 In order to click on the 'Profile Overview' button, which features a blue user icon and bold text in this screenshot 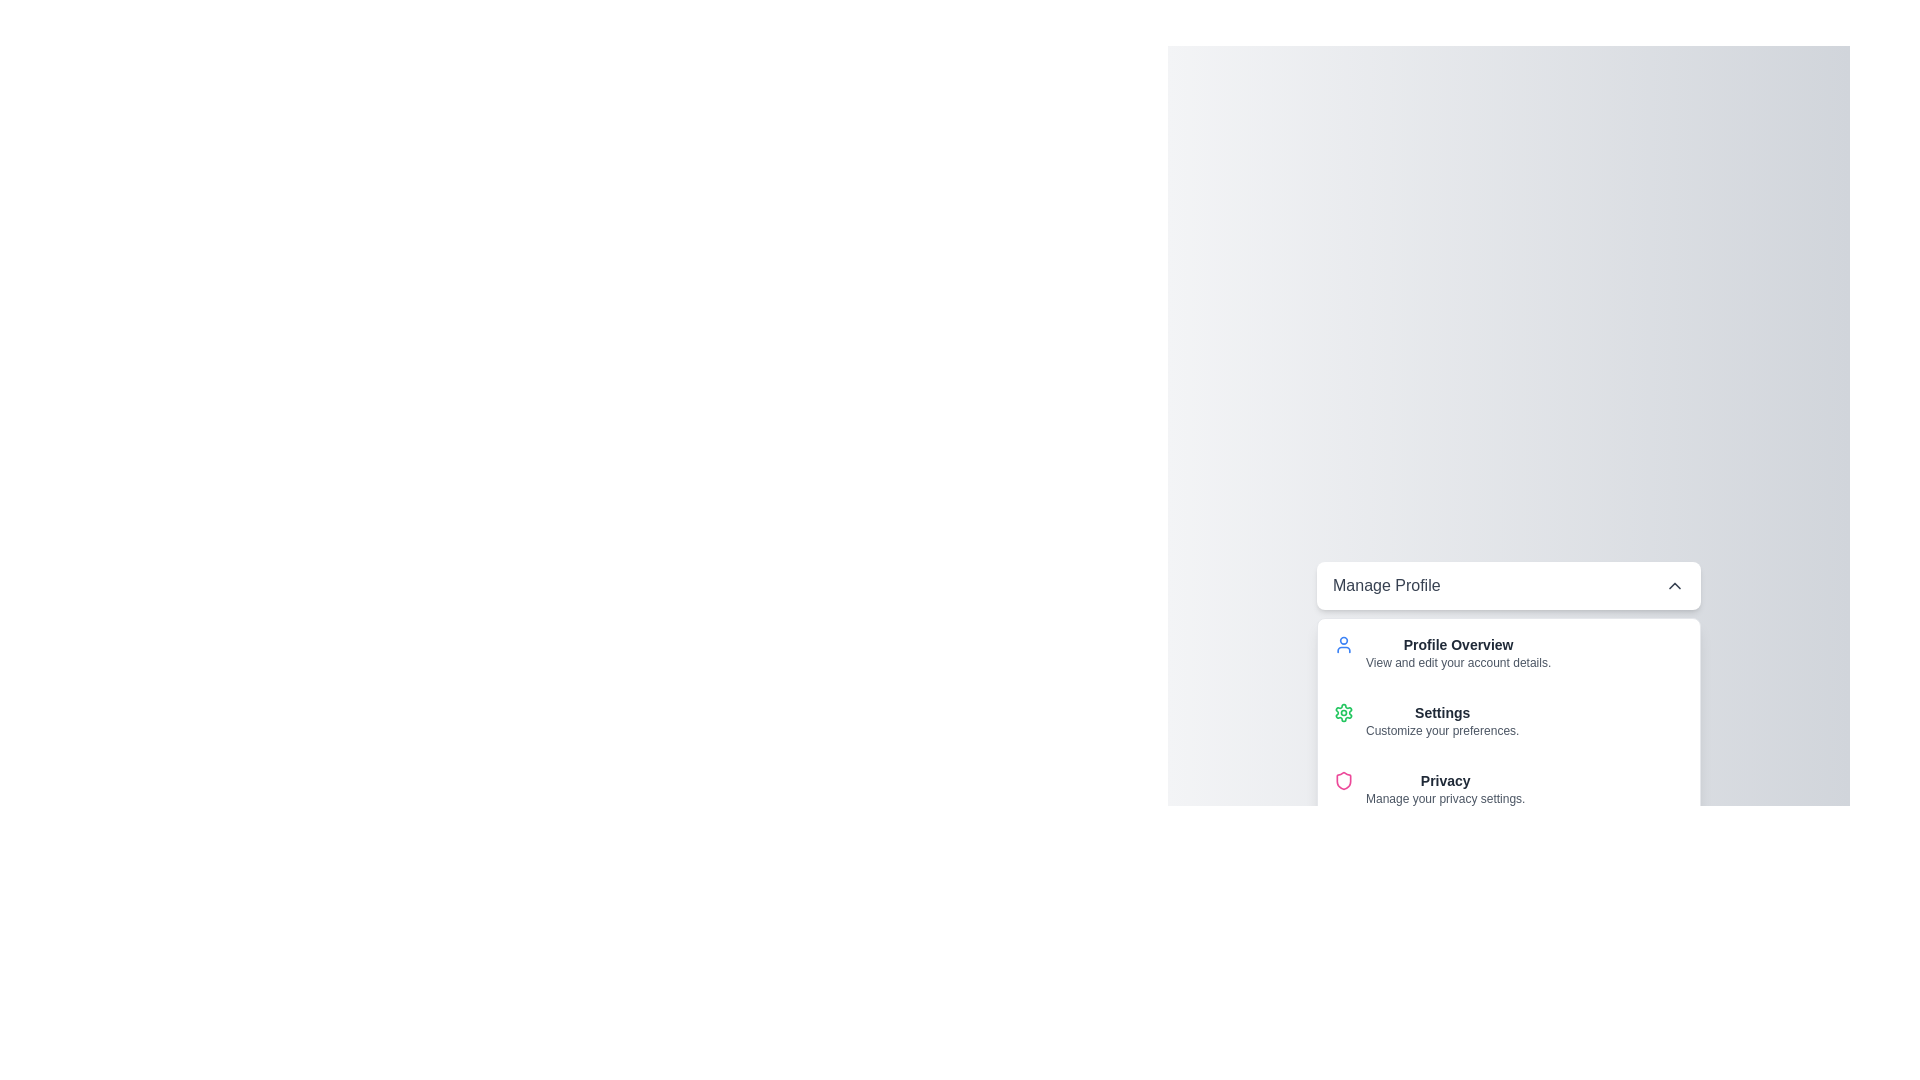, I will do `click(1508, 652)`.